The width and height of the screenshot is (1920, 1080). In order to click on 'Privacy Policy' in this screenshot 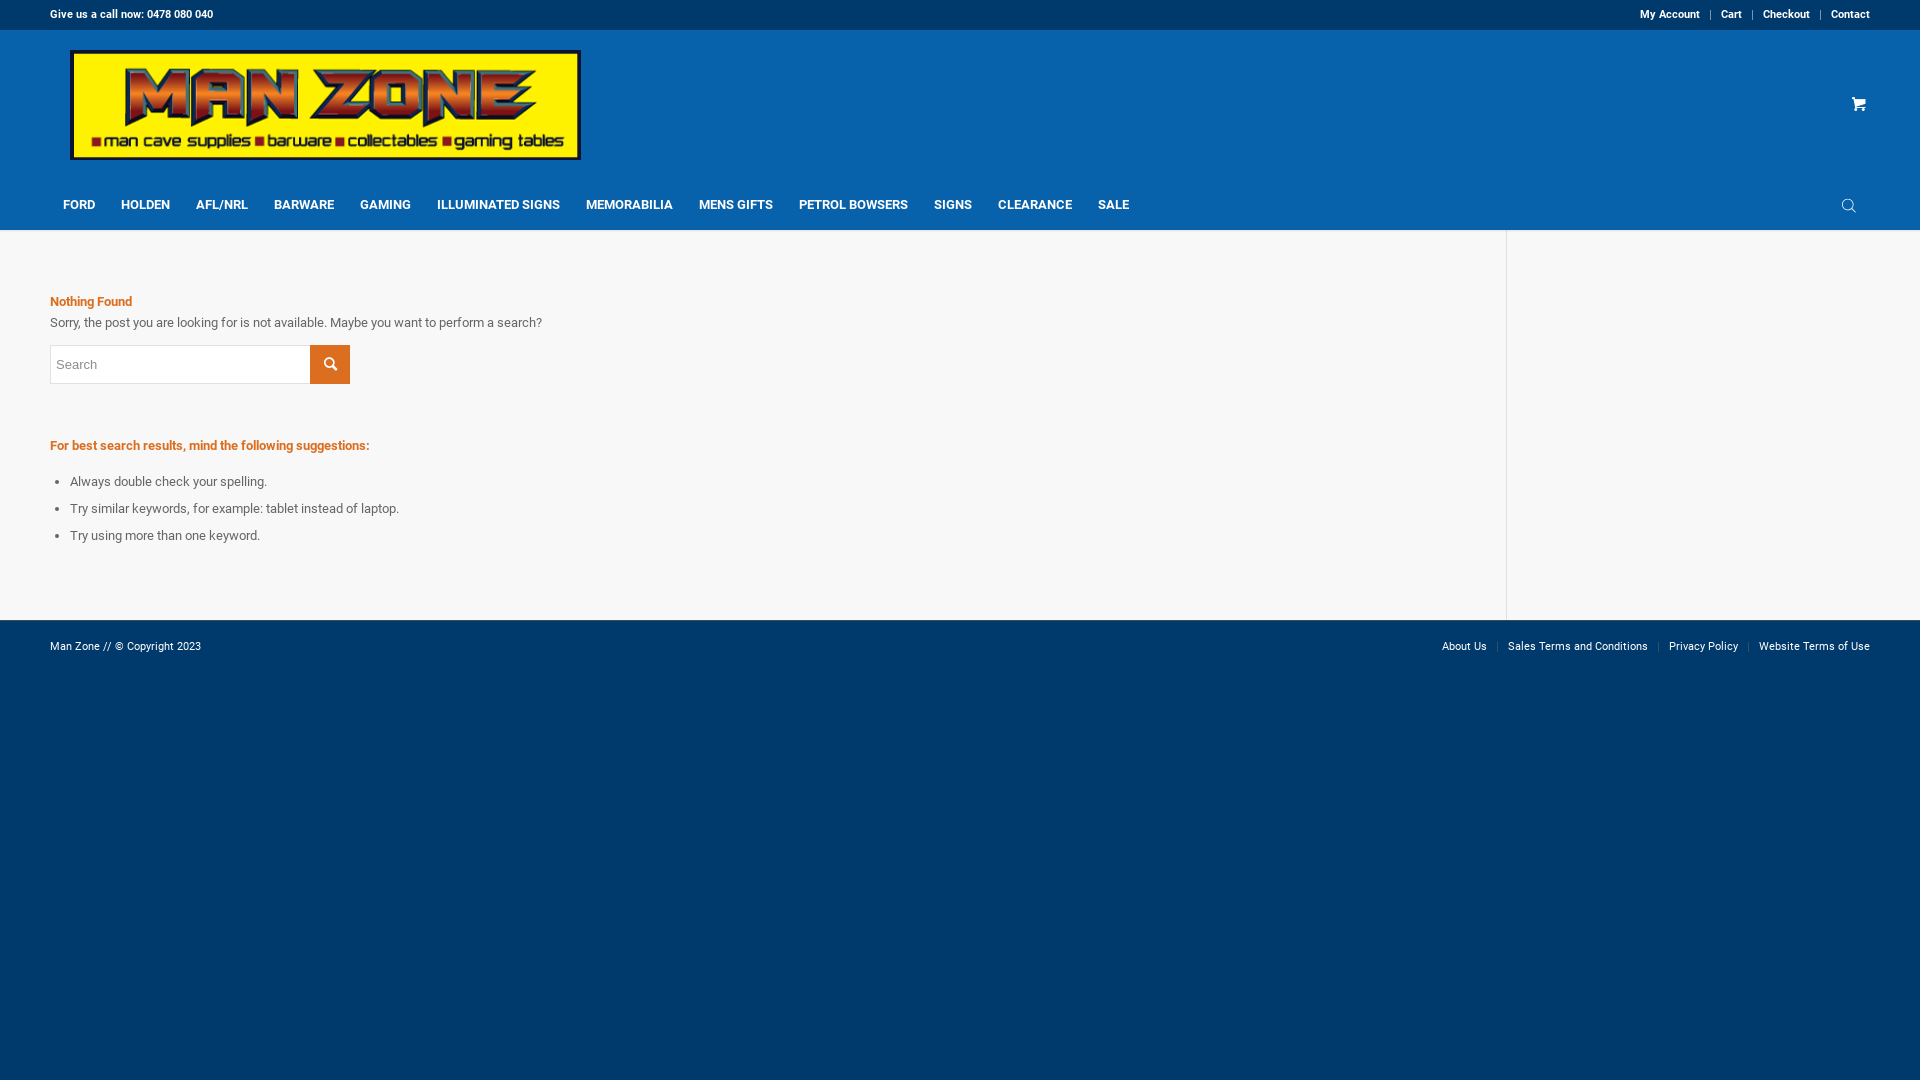, I will do `click(1702, 646)`.